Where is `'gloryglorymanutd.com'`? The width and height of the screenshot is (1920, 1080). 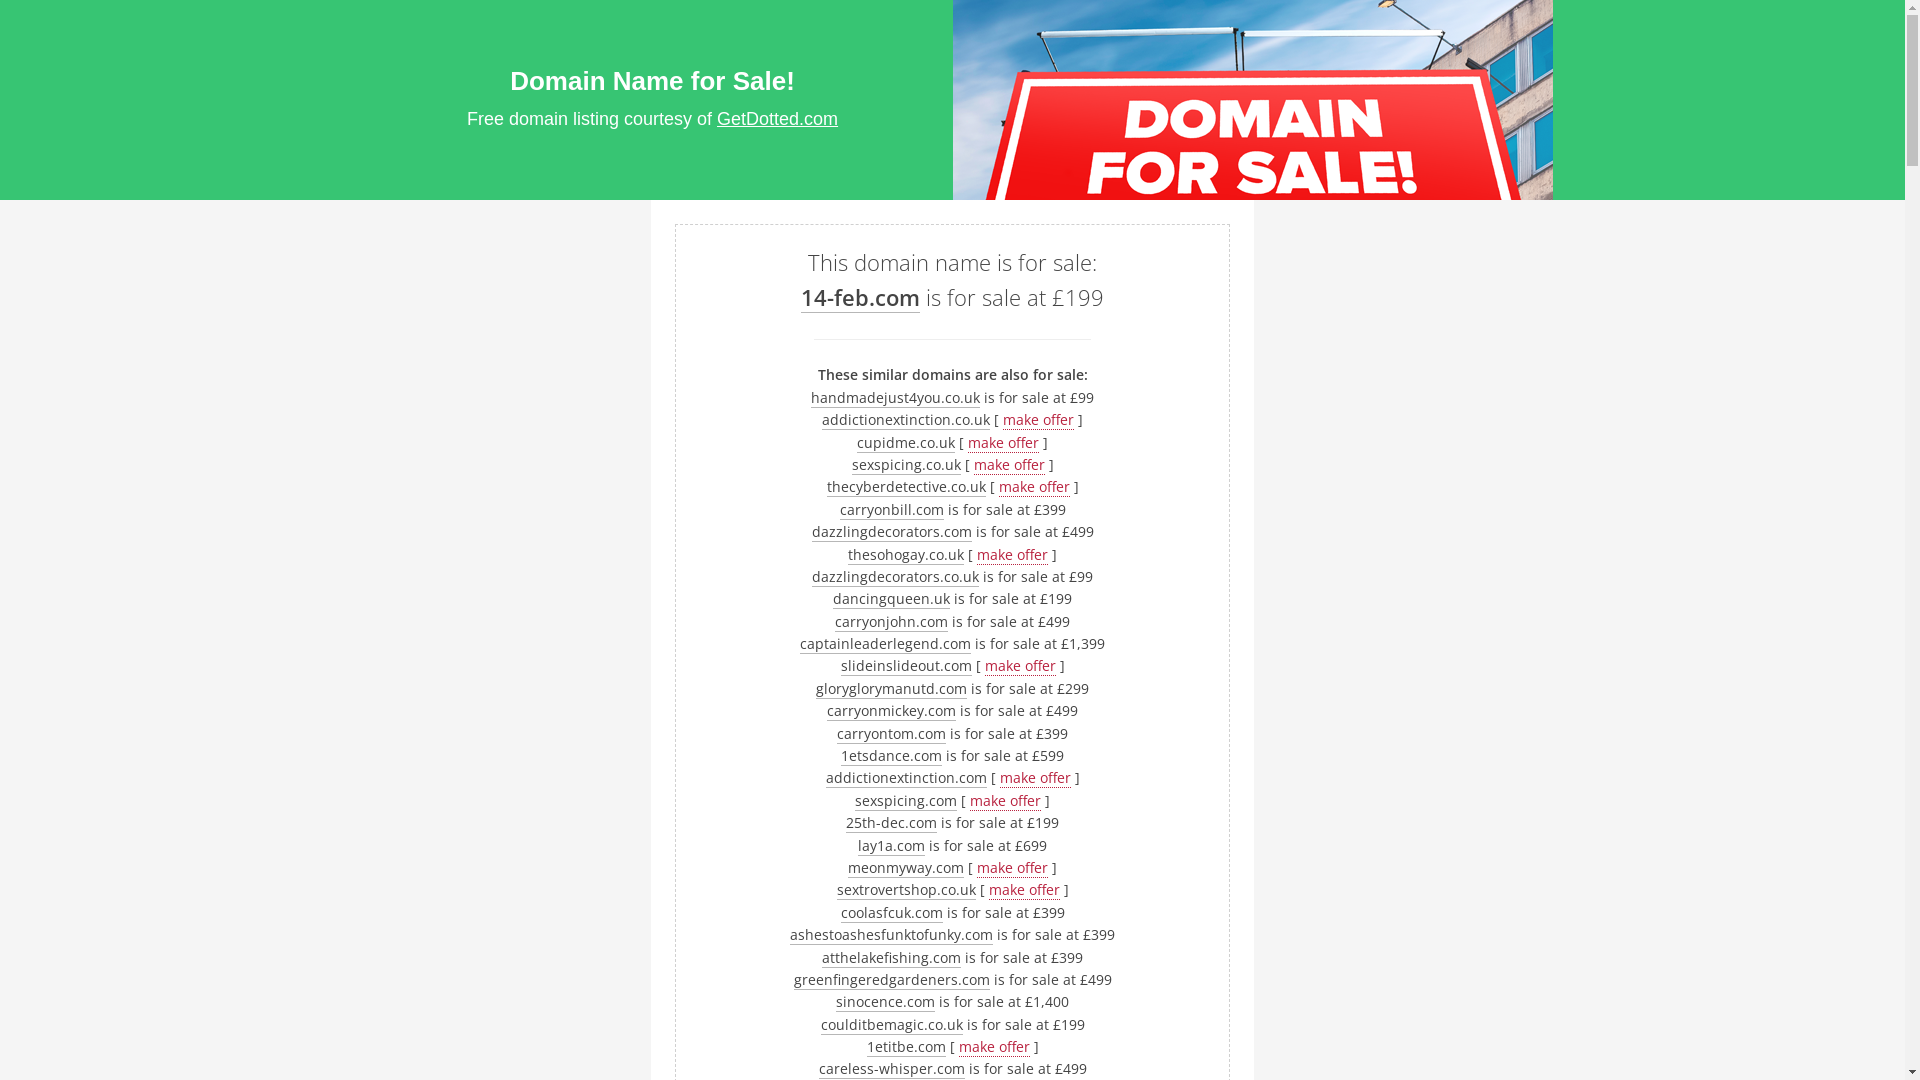
'gloryglorymanutd.com' is located at coordinates (890, 688).